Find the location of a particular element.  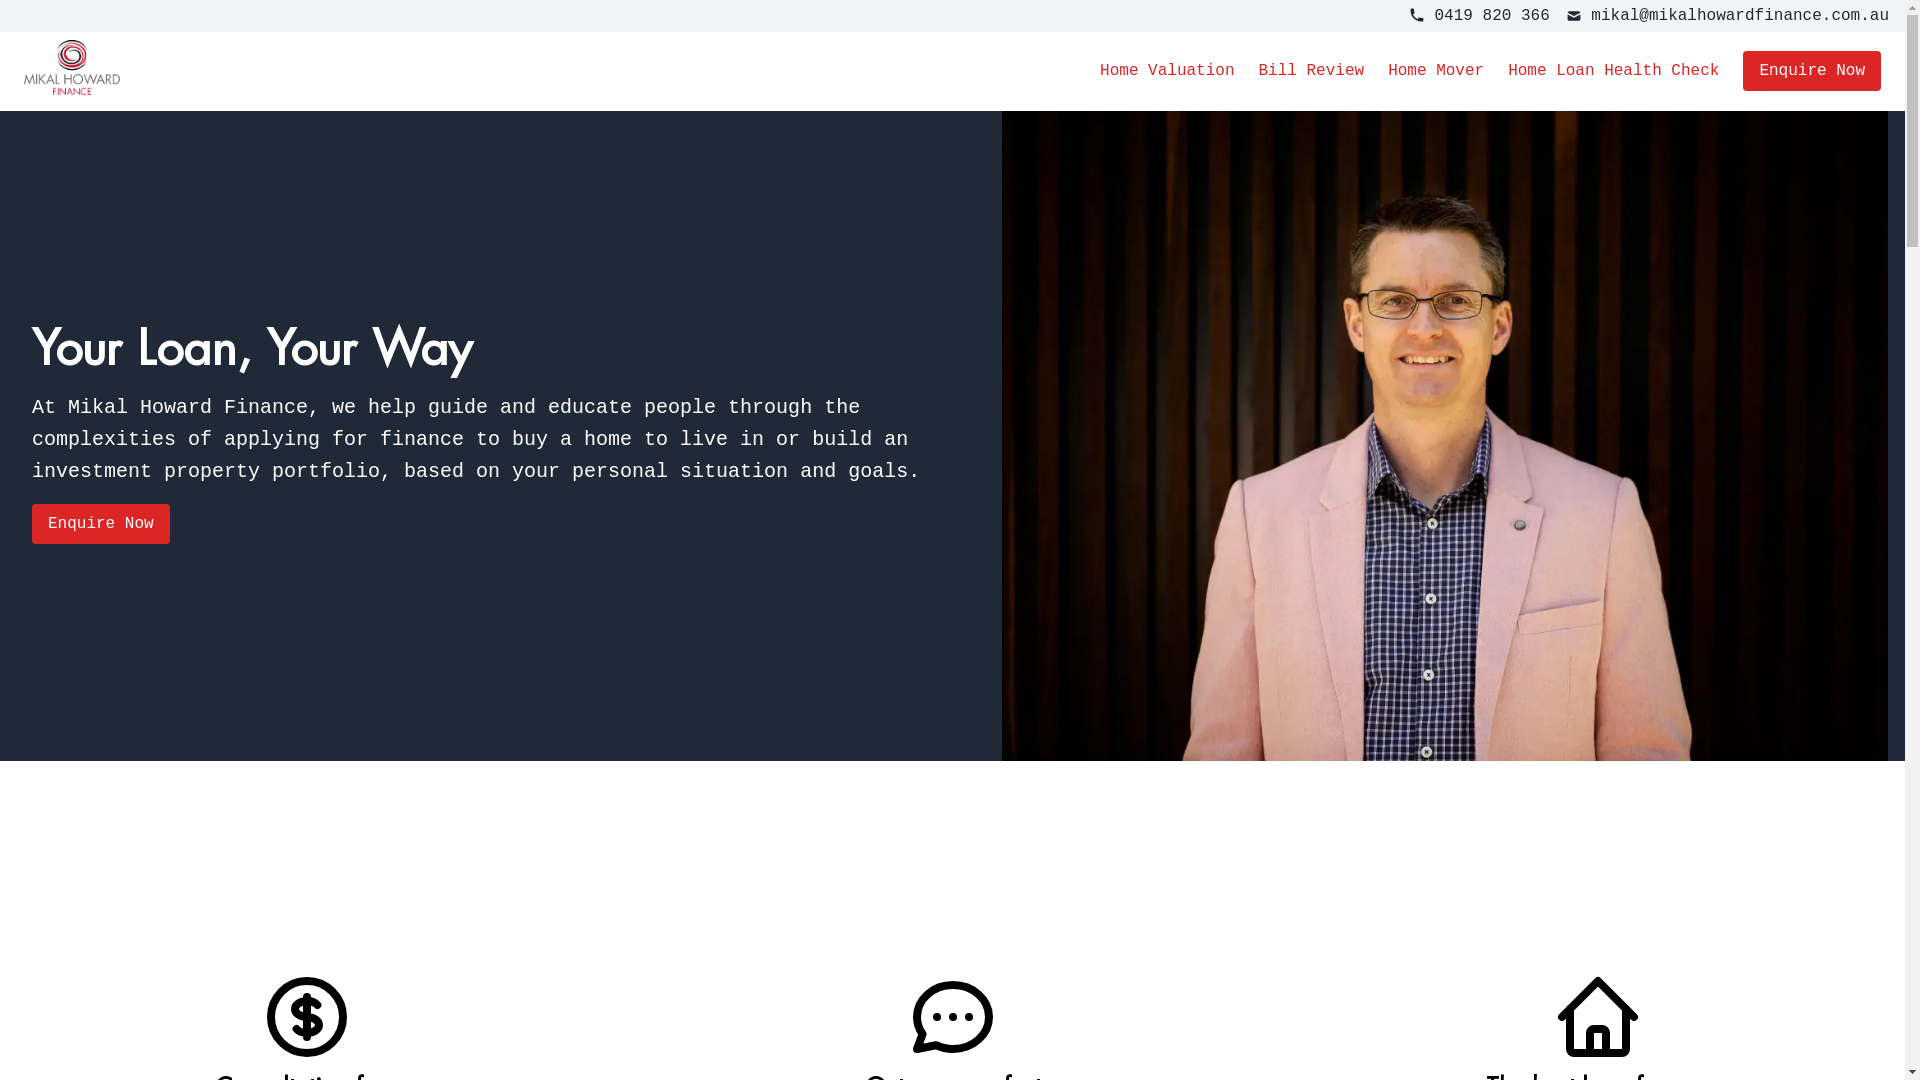

'Home Loan Health Check' is located at coordinates (1613, 69).